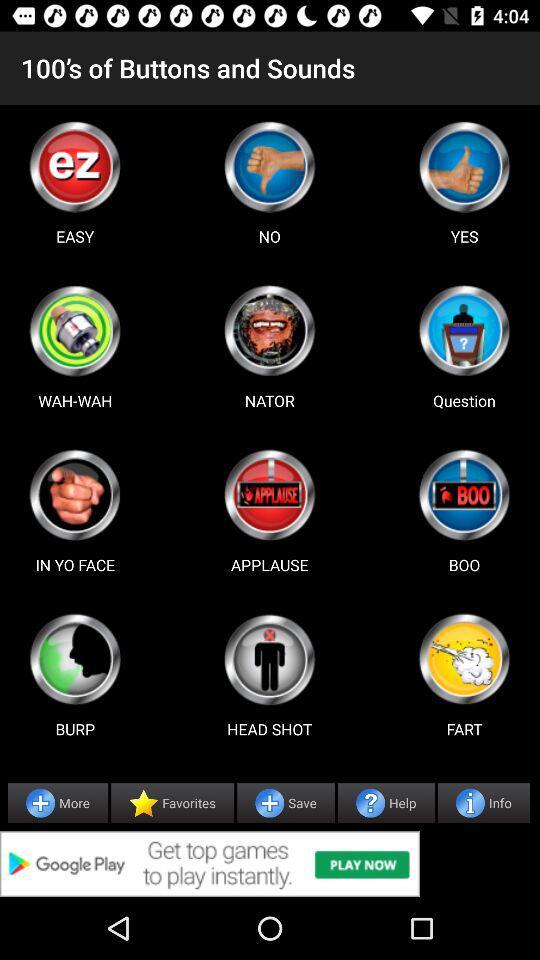  Describe the element at coordinates (269, 658) in the screenshot. I see `sound button` at that location.